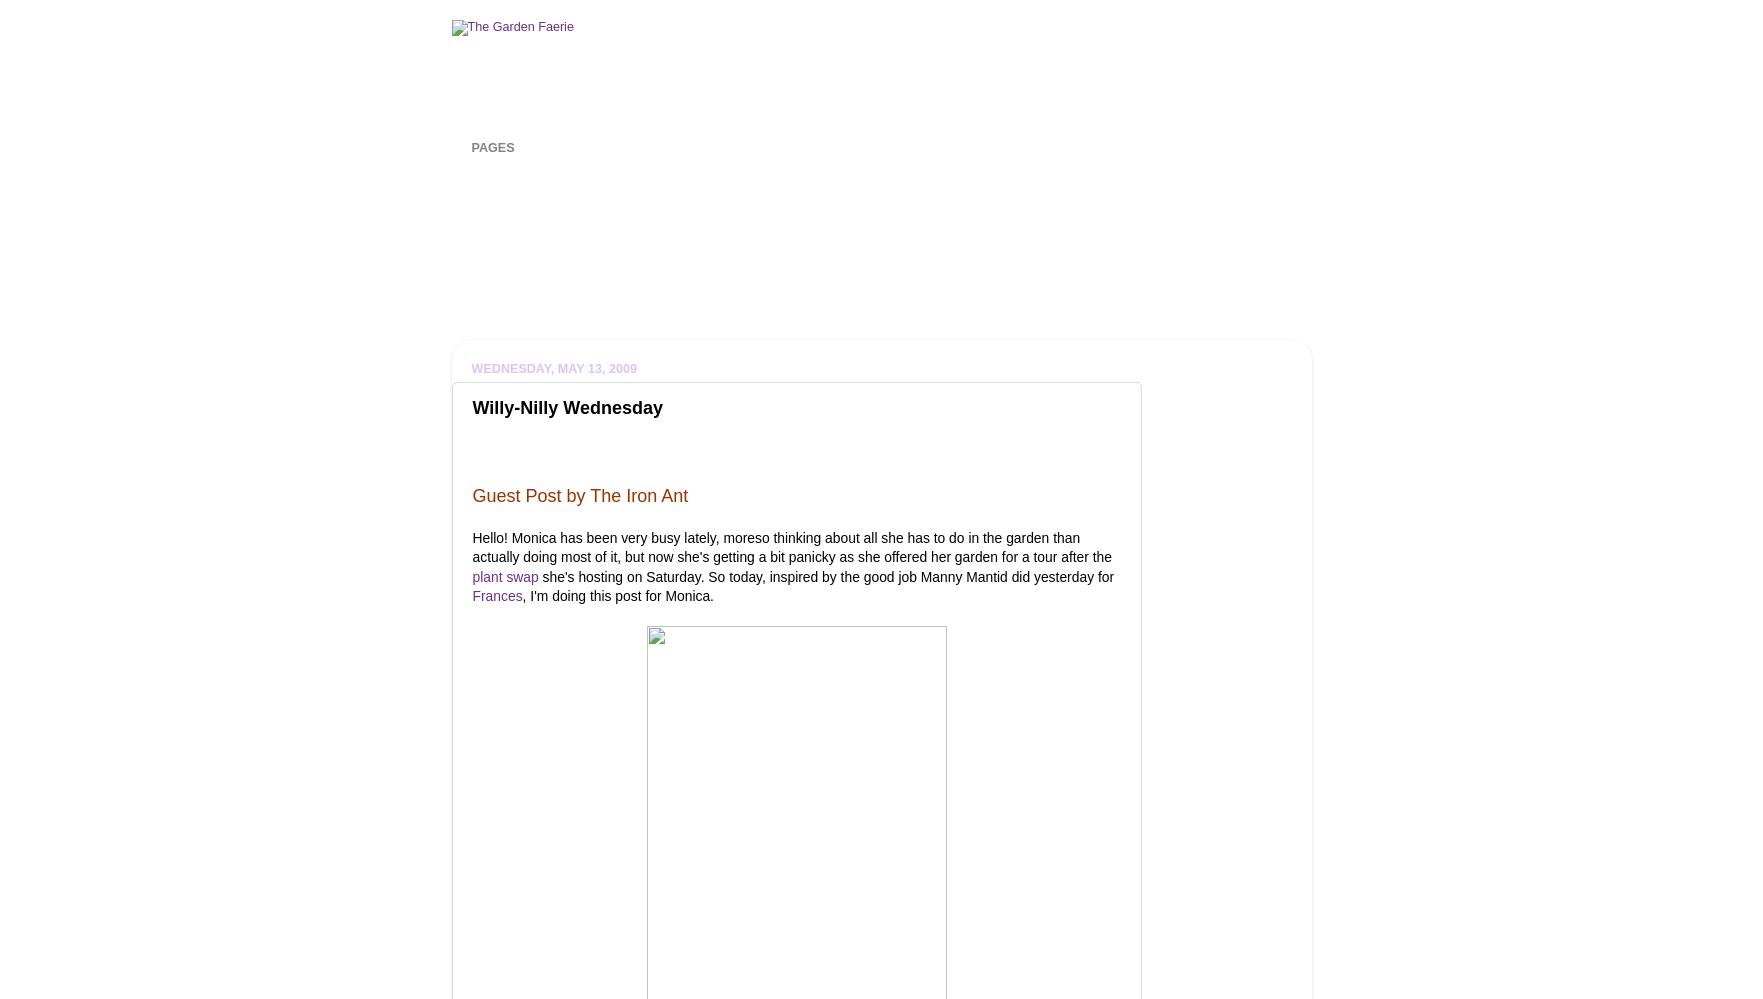  Describe the element at coordinates (496, 595) in the screenshot. I see `'Frances'` at that location.